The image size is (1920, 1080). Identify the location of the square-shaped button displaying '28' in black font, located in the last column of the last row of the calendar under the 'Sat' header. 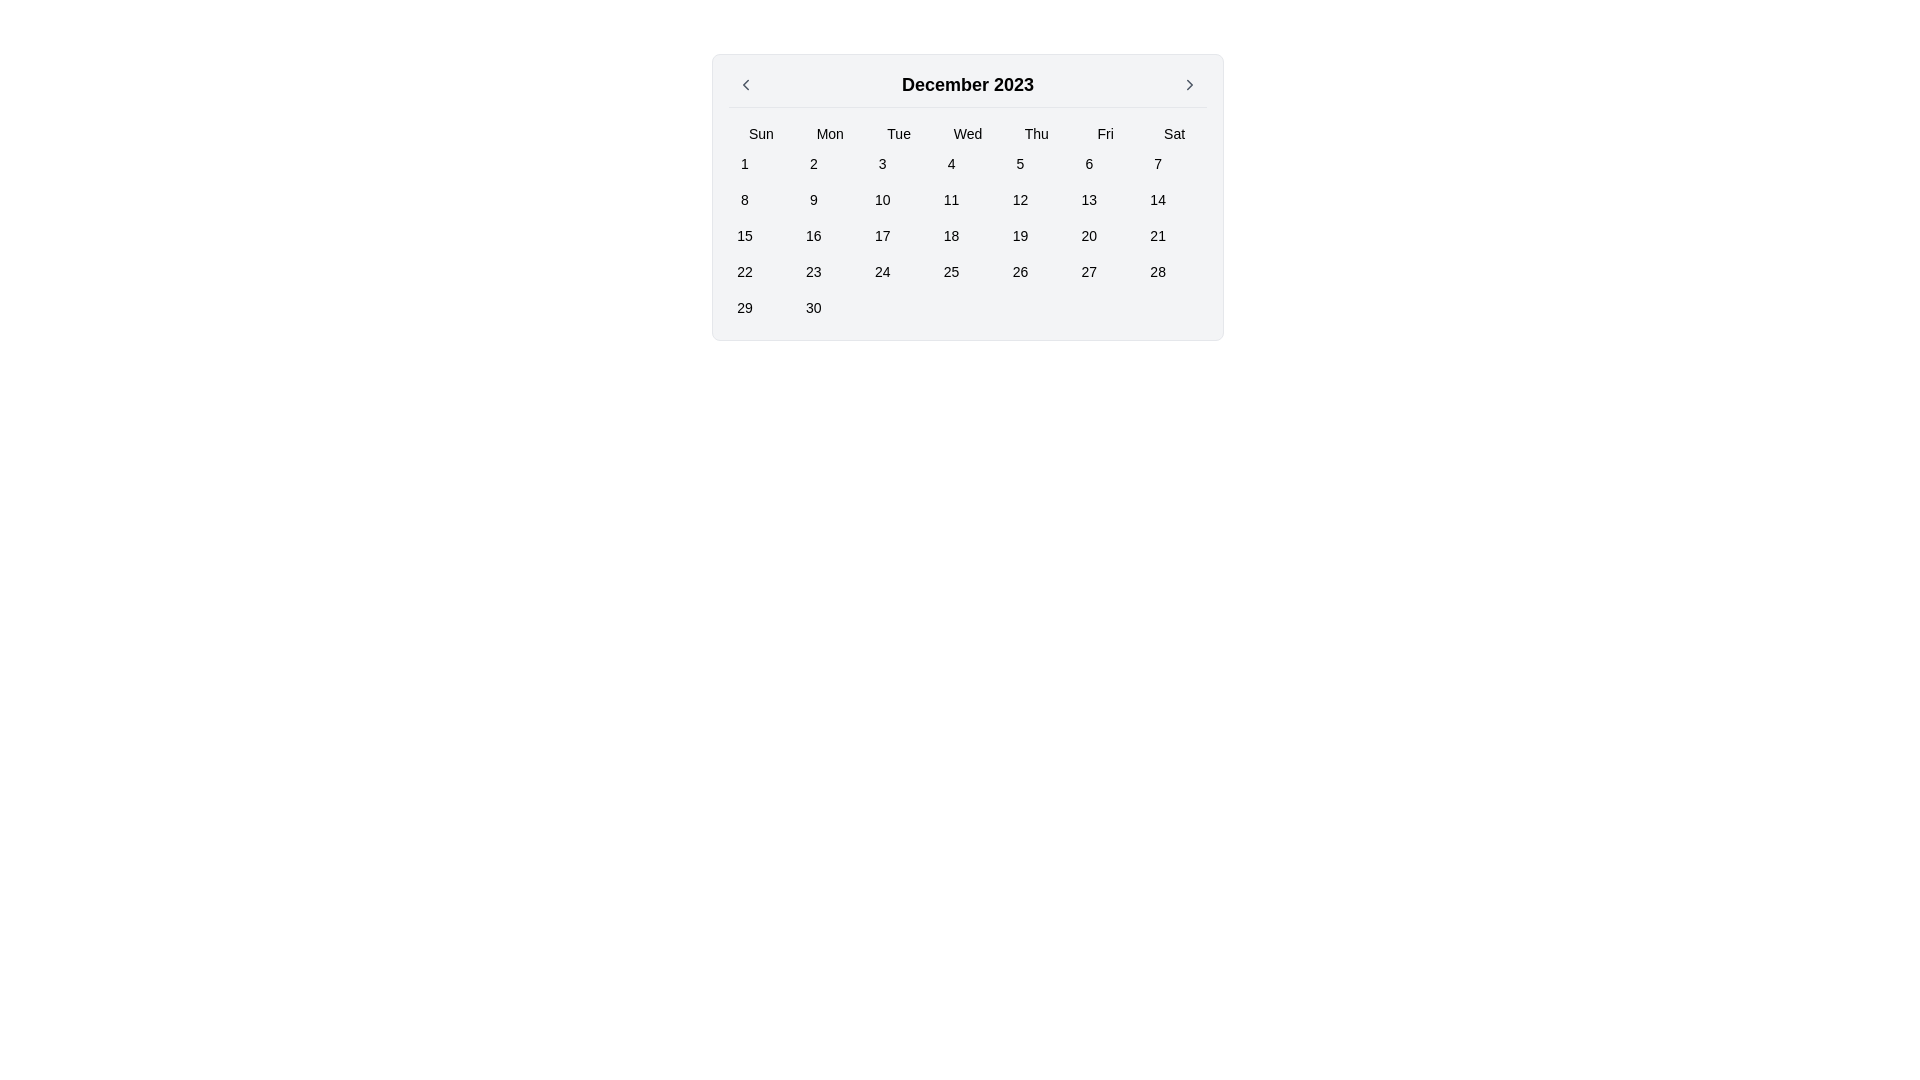
(1158, 272).